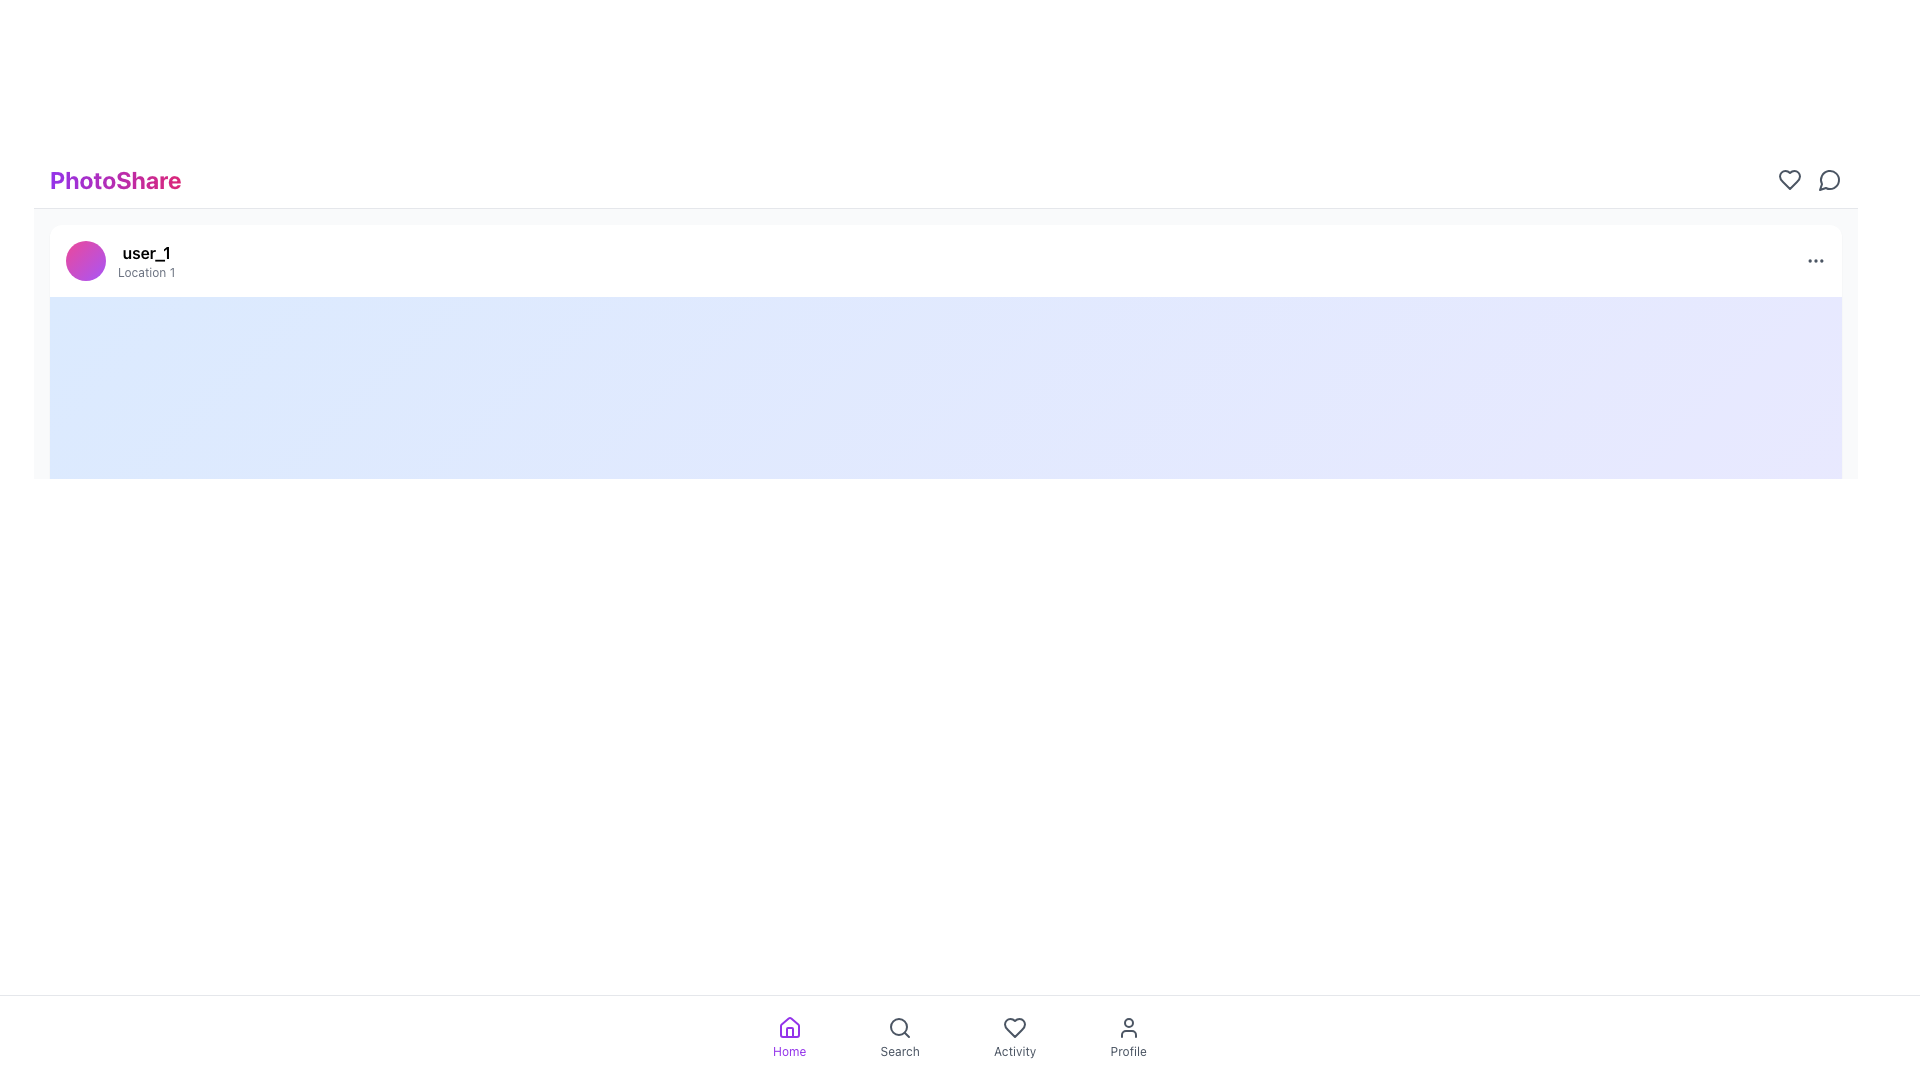 This screenshot has height=1080, width=1920. I want to click on the heart icon located in the navigation bar at the bottom of the interface, so click(1015, 1028).